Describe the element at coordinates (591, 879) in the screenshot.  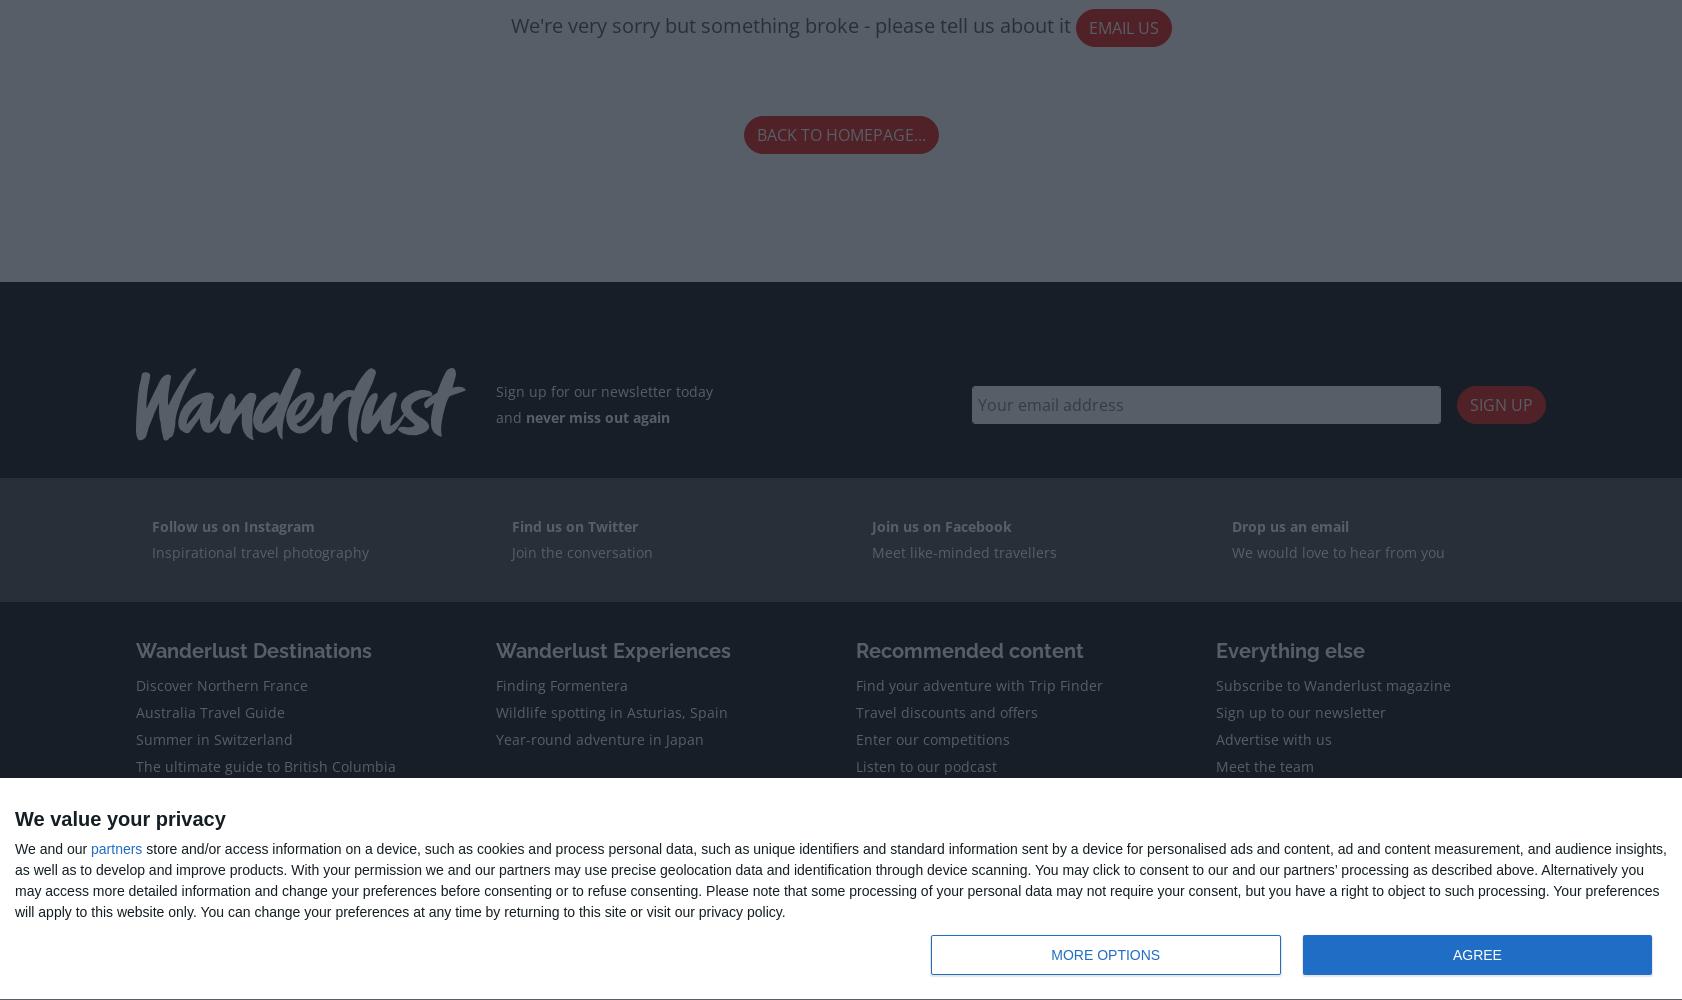
I see `'Report a problem'` at that location.